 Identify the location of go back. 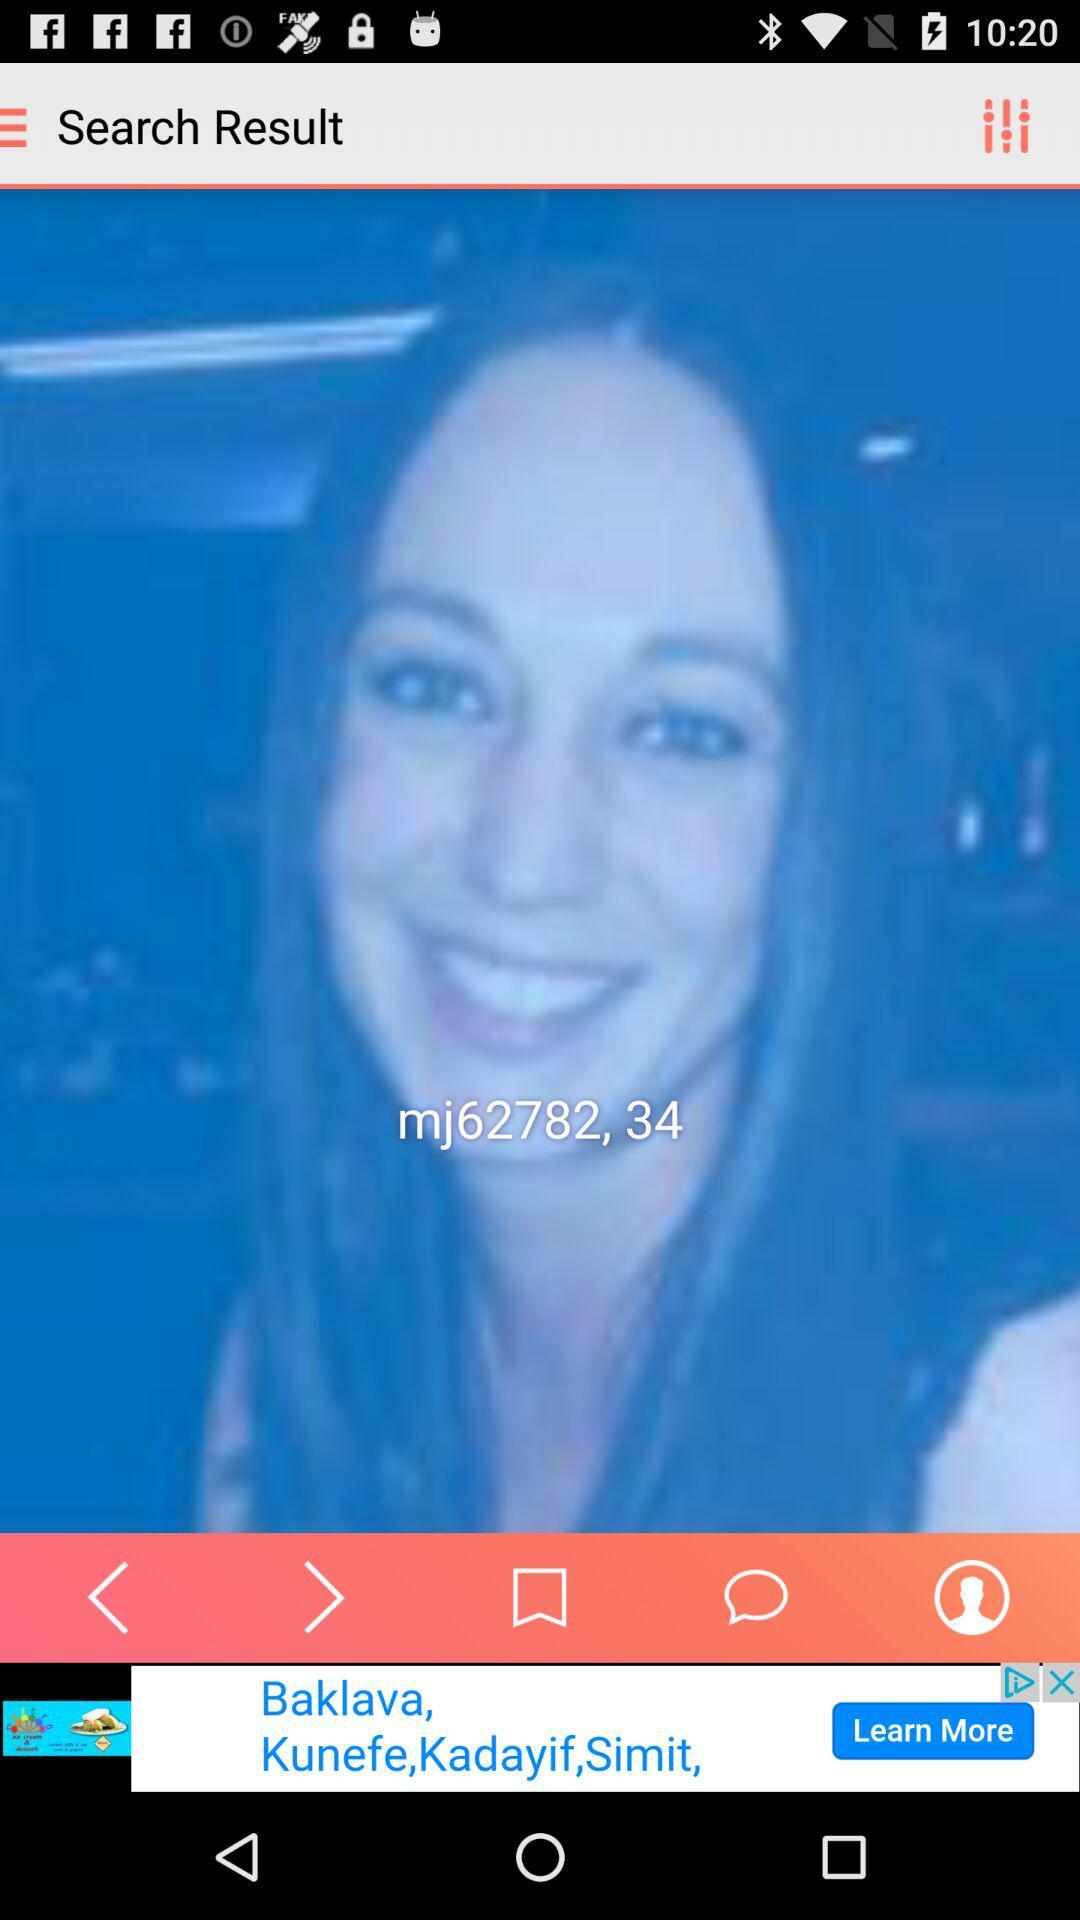
(108, 1596).